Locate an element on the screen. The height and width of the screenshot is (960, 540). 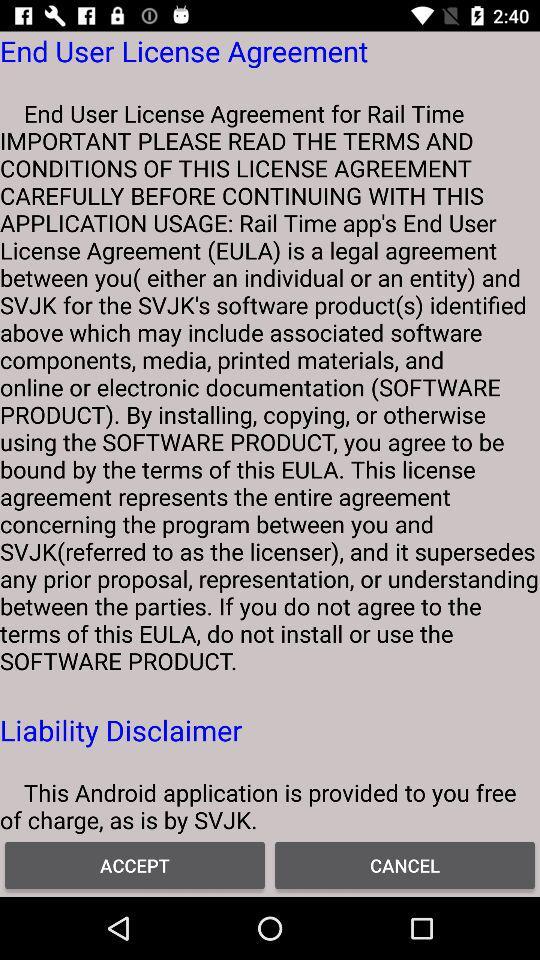
the accept button is located at coordinates (135, 864).